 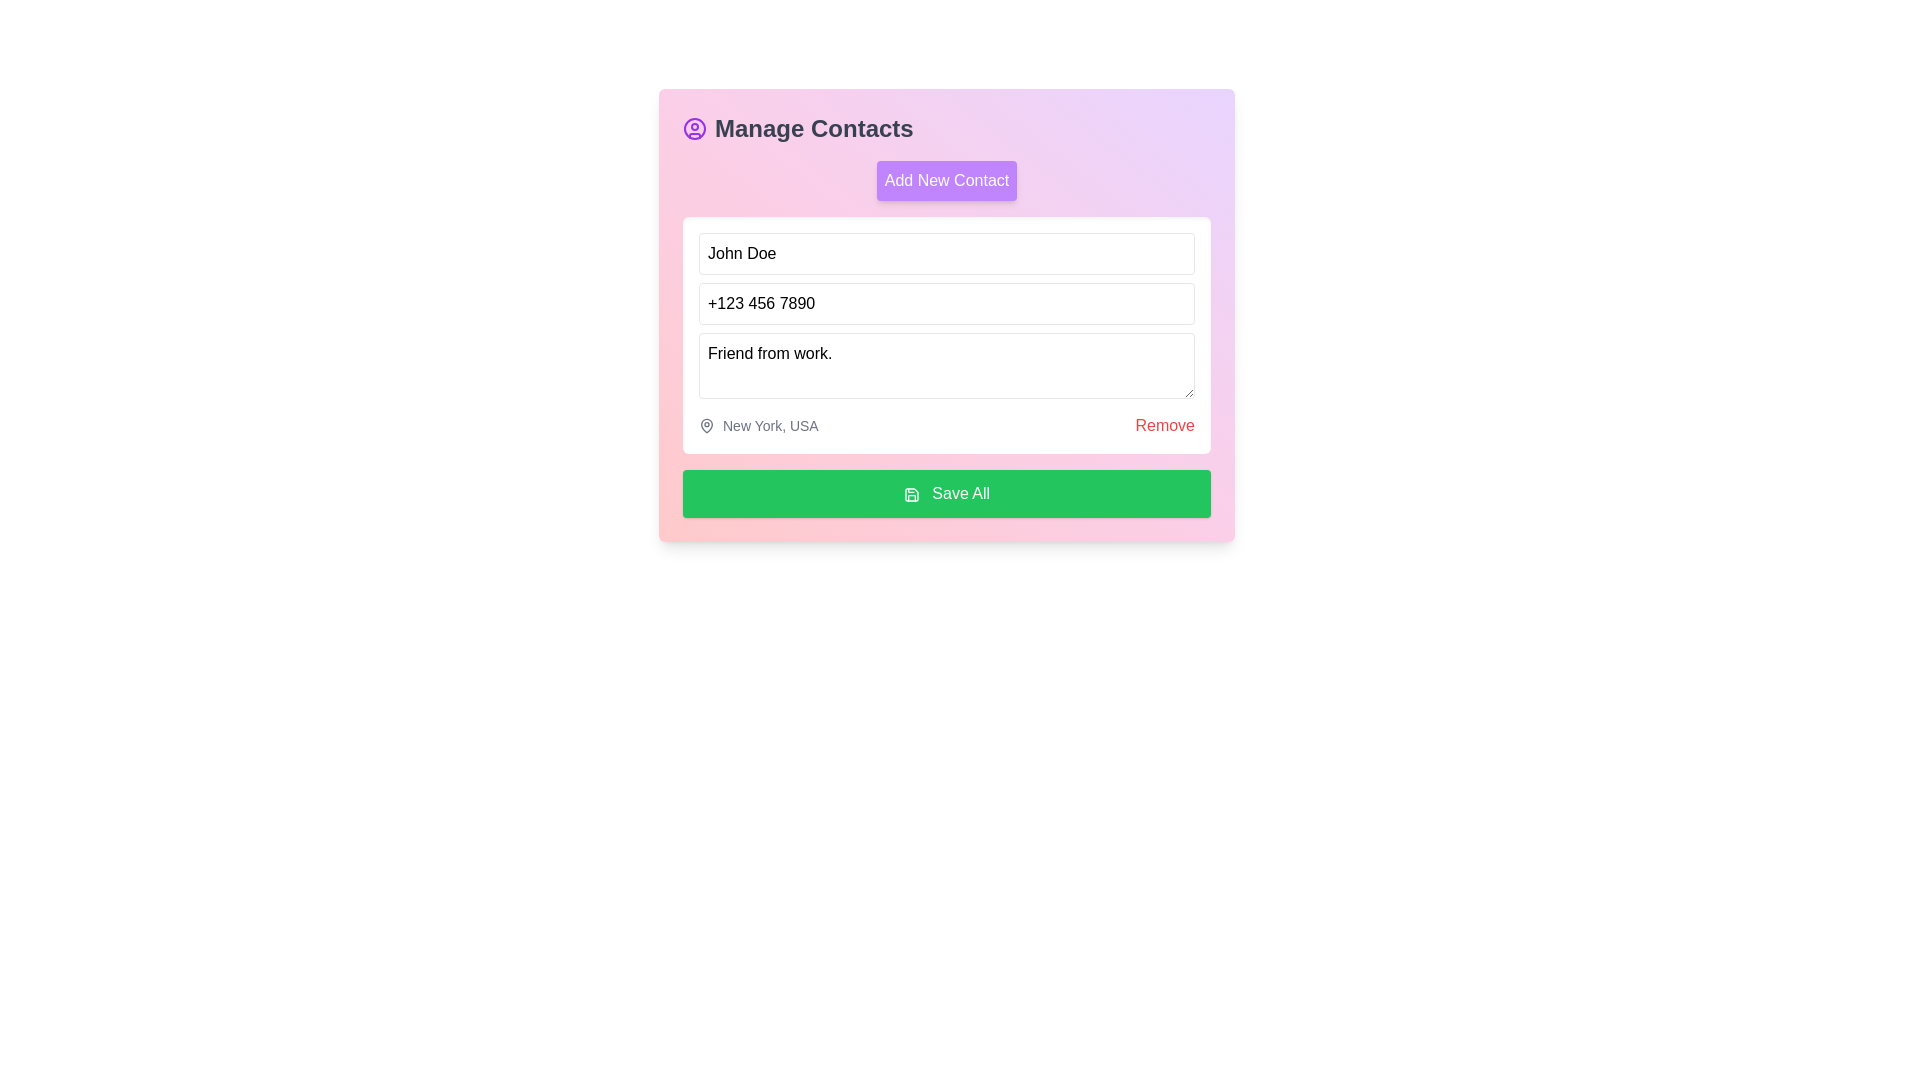 What do you see at coordinates (706, 424) in the screenshot?
I see `the location pin icon, which is styled with a thin line design and is located to the left of the text 'New York, USA'. This icon is part of a user interface indicating a location and is positioned near the bottom of the form interface, adjacent to the red 'Remove' button` at bounding box center [706, 424].